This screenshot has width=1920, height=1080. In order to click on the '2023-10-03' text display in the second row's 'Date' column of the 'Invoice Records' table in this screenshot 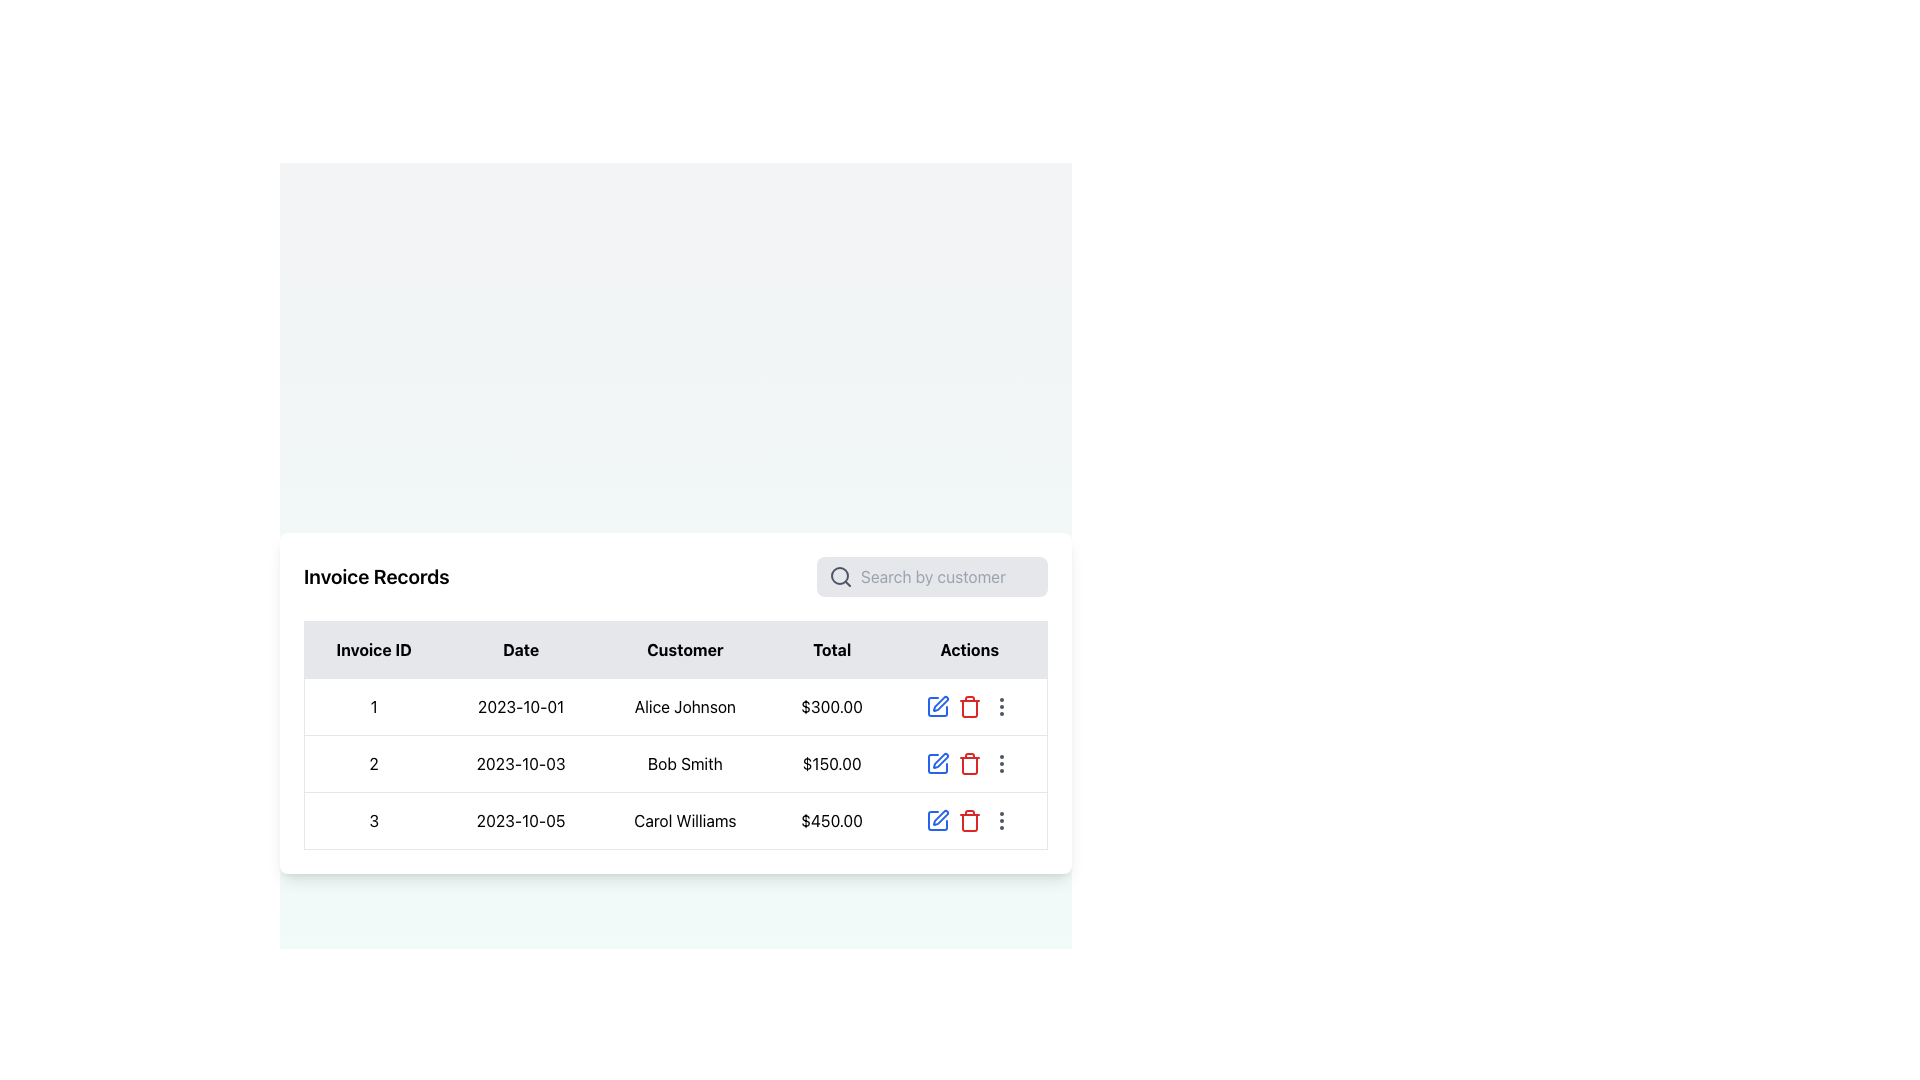, I will do `click(521, 763)`.